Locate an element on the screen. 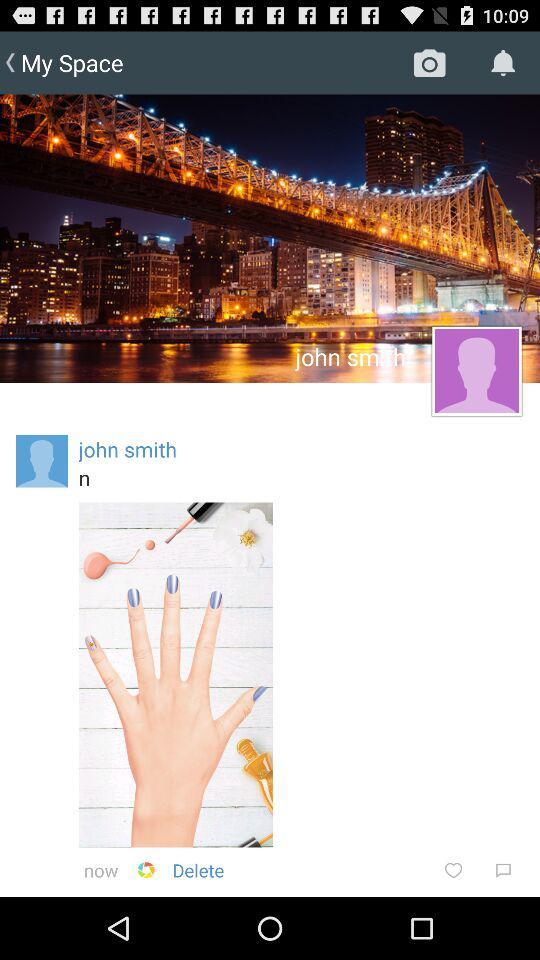 This screenshot has height=960, width=540. the item to the left of delete app is located at coordinates (145, 869).